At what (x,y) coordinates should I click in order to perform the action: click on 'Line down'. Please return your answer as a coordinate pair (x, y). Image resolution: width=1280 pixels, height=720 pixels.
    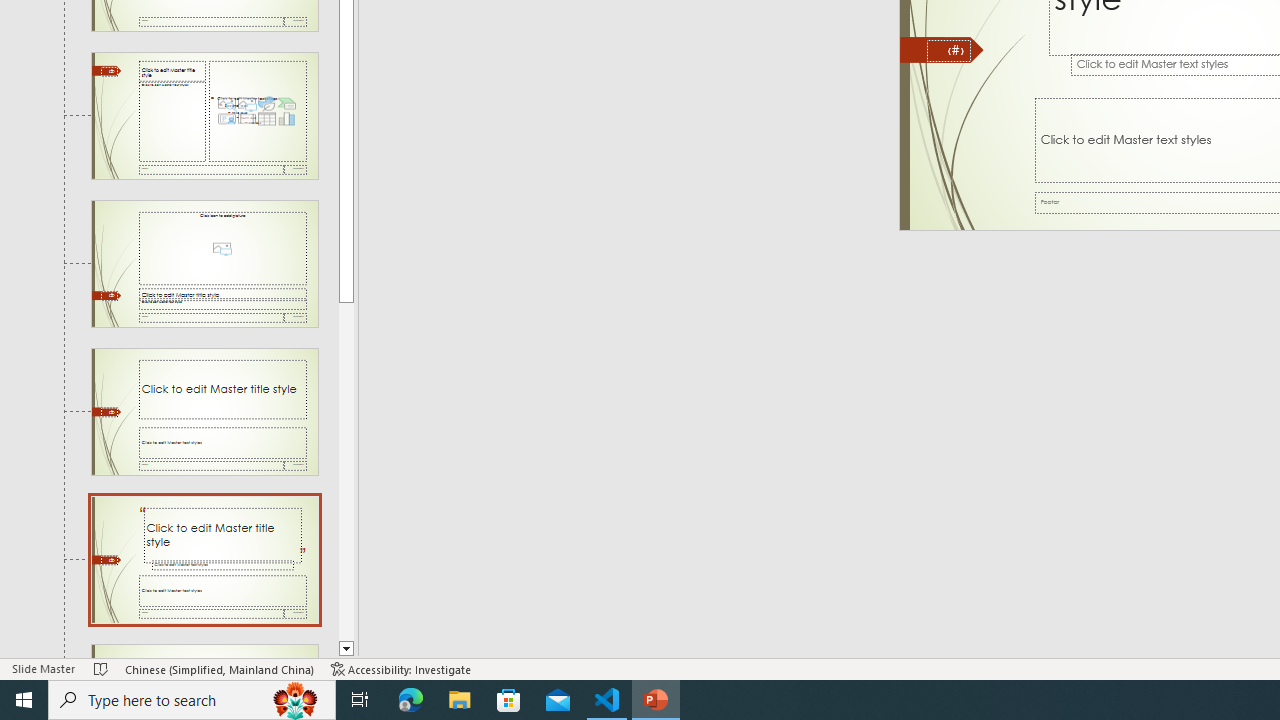
    Looking at the image, I should click on (346, 649).